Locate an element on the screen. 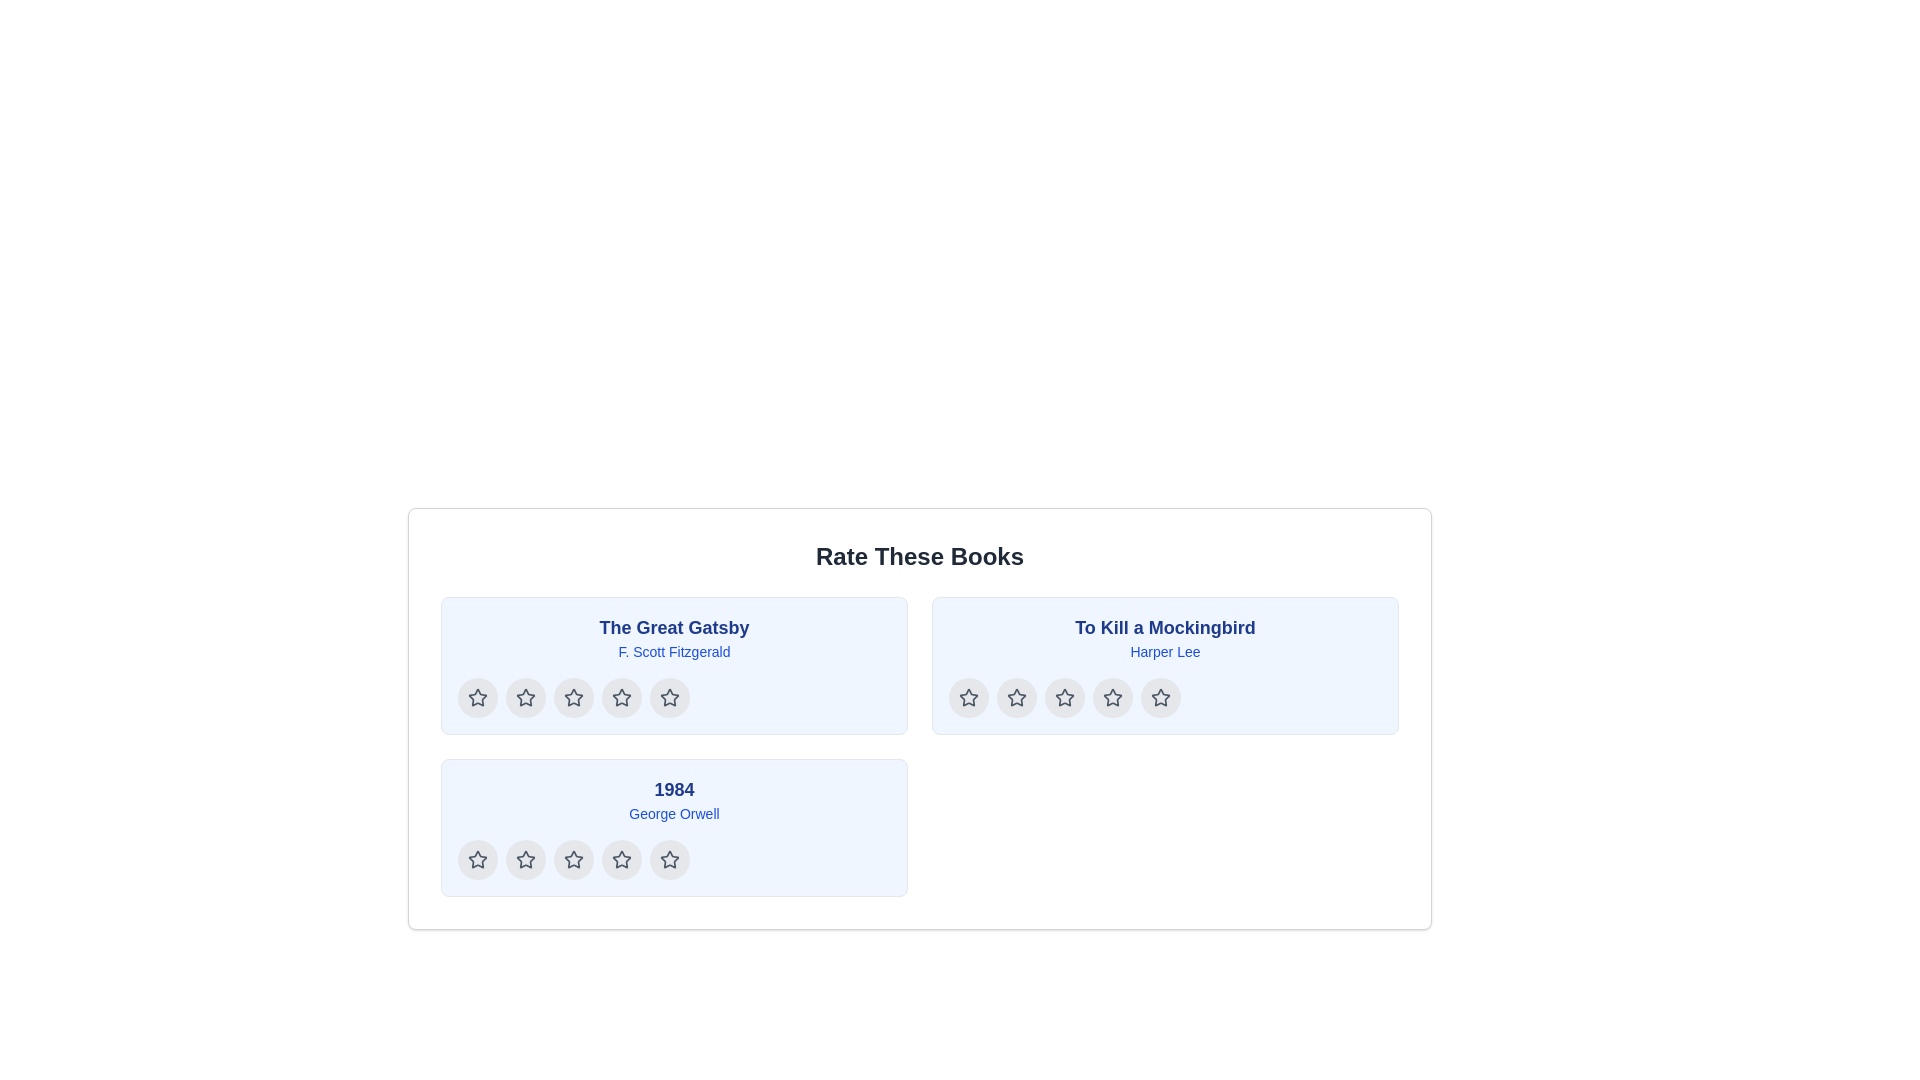  the fourth star-shaped rating icon outlined in gray within the 'To Kill a Mockingbird' card in the five-star rating system is located at coordinates (1064, 696).